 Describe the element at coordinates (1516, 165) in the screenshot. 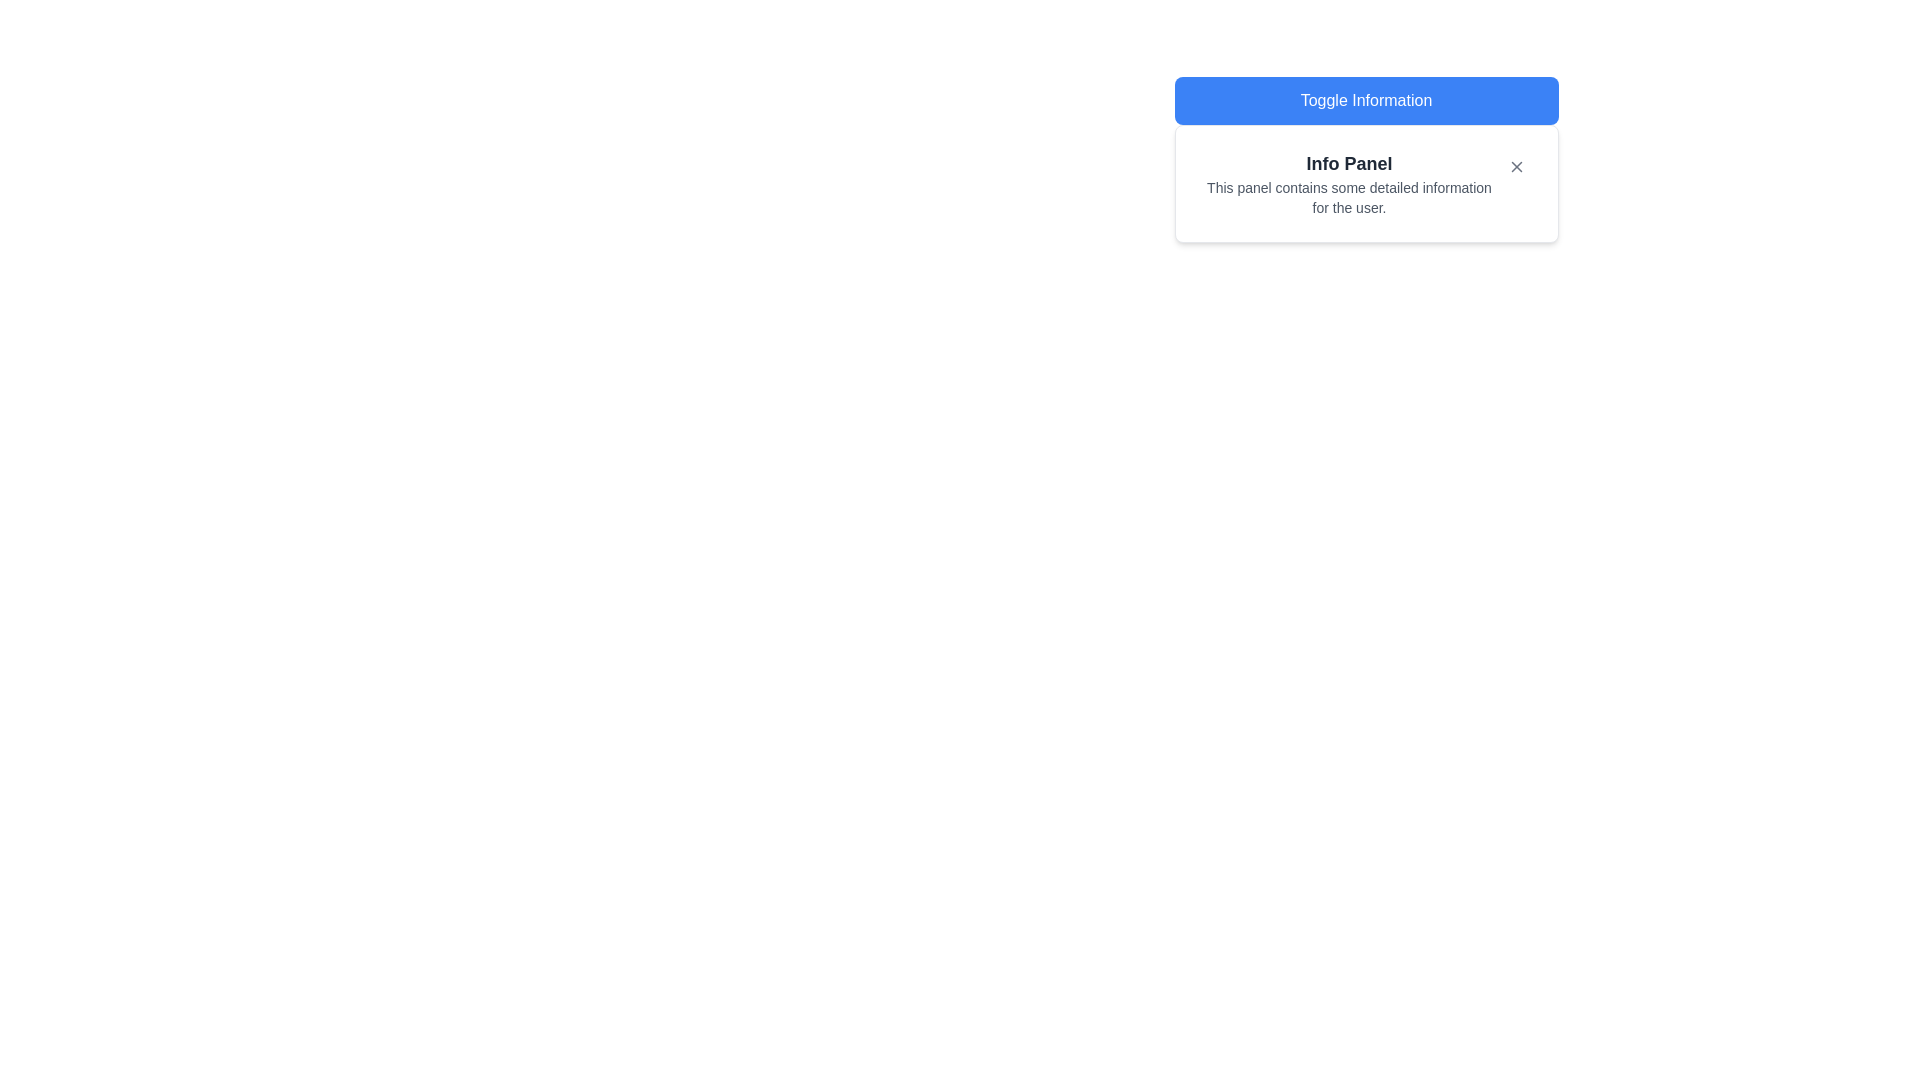

I see `the button in the top-right corner of the 'Info Panel'` at that location.